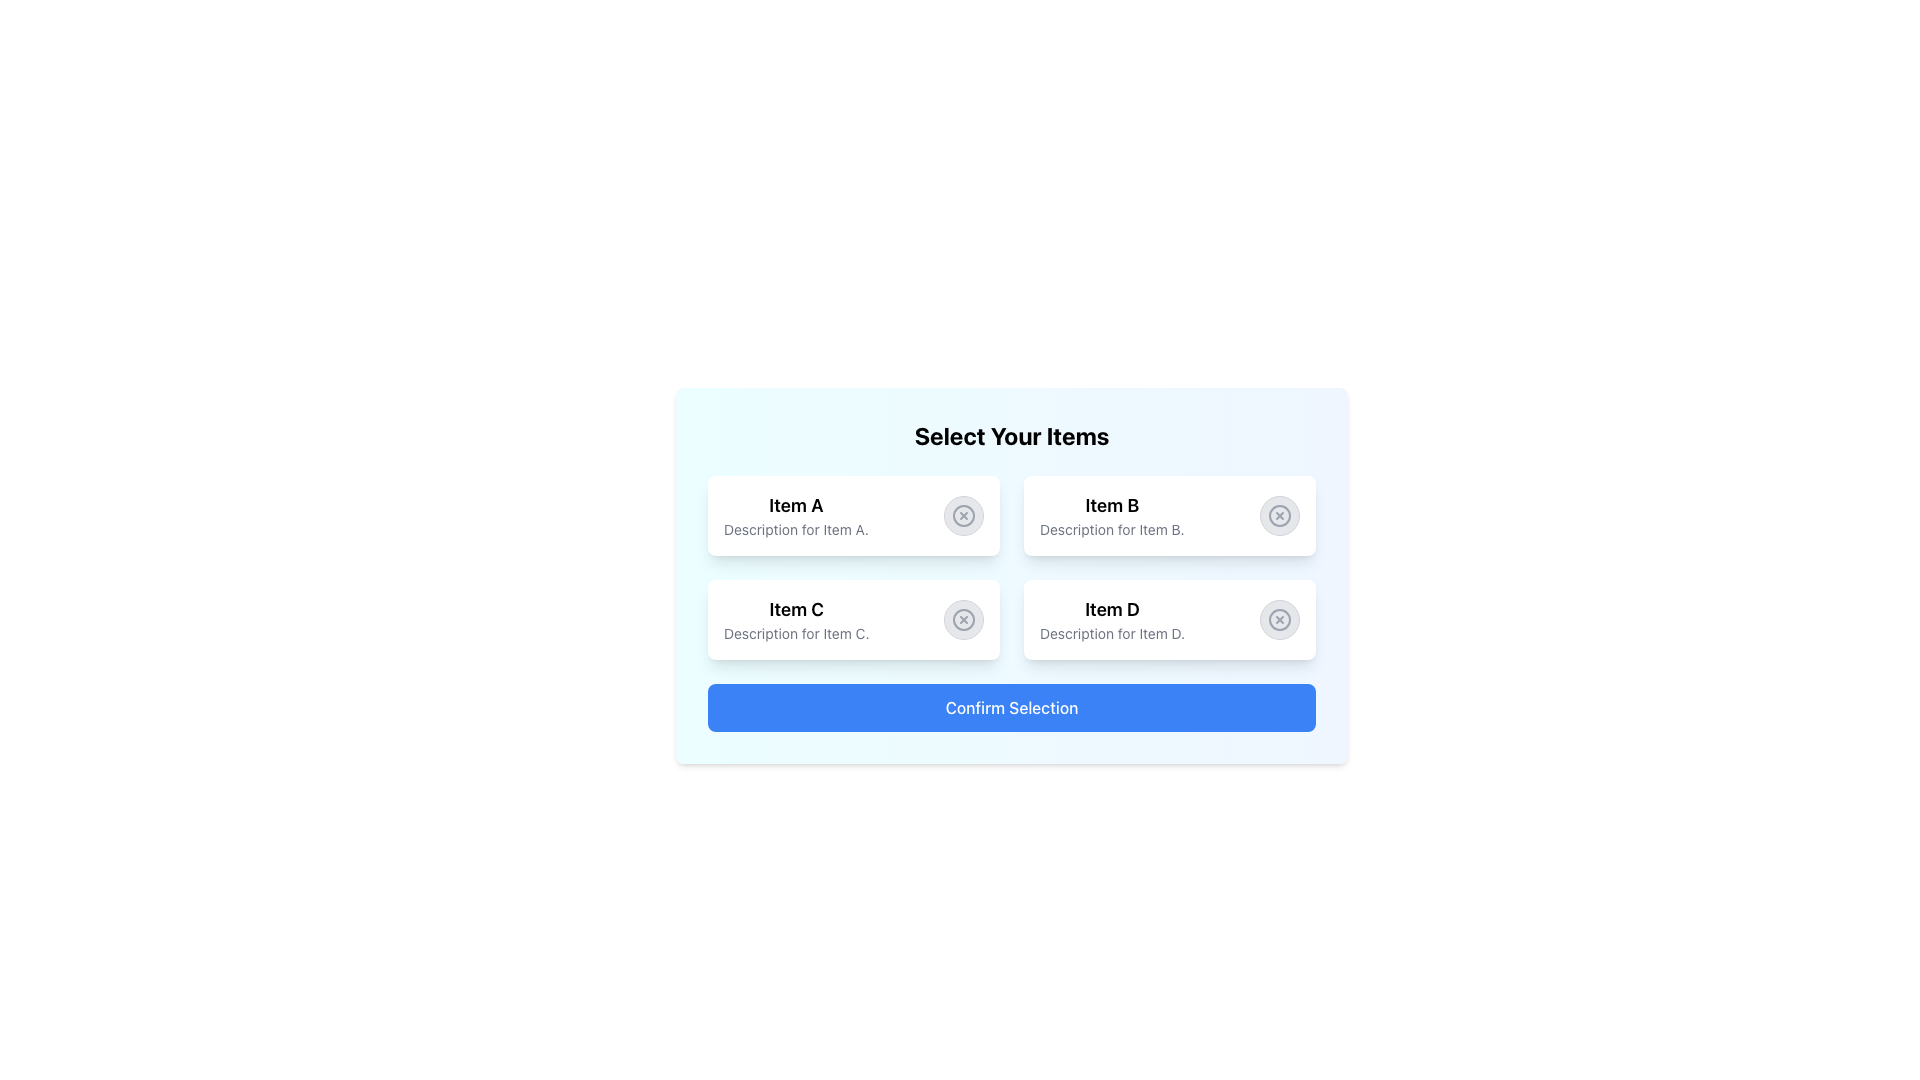  What do you see at coordinates (795, 633) in the screenshot?
I see `the static text label providing details about 'Item C', which is located in the content area directly below the text 'Item C'` at bounding box center [795, 633].